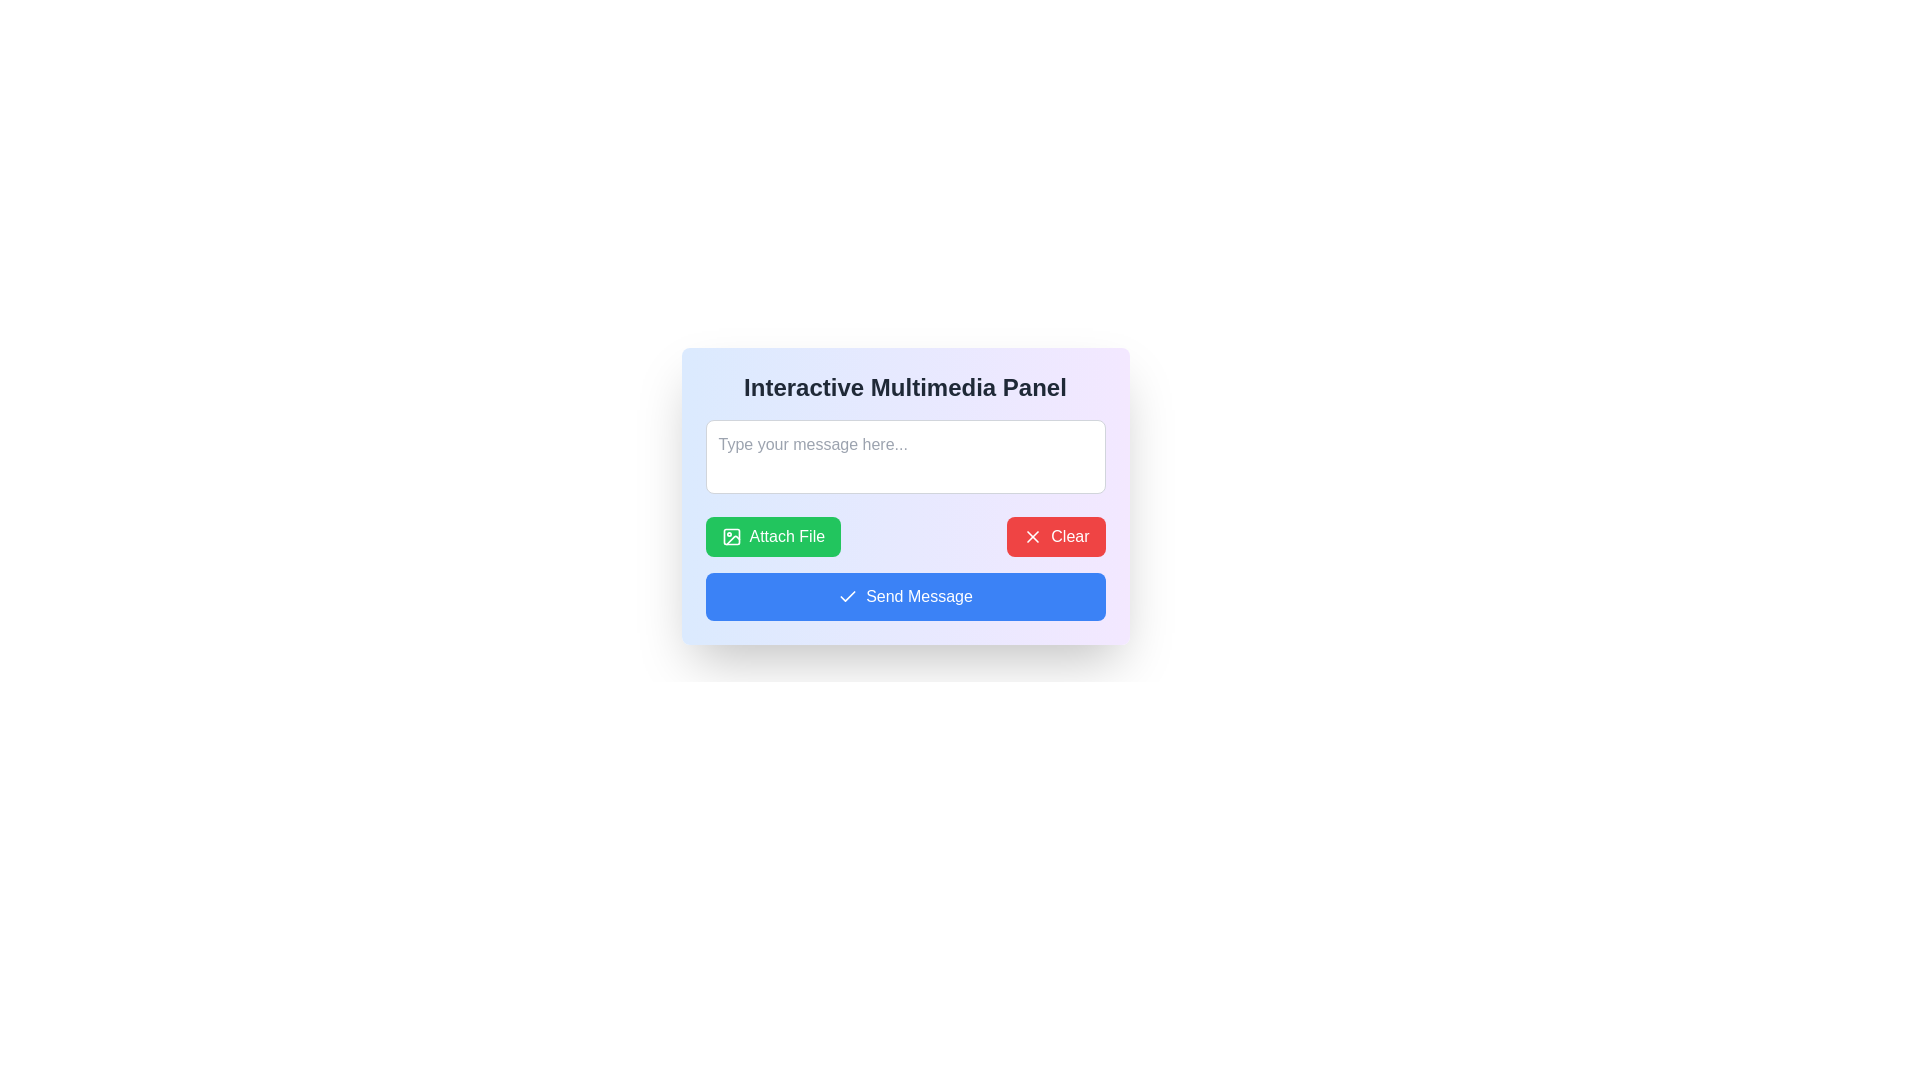 The image size is (1920, 1080). What do you see at coordinates (904, 596) in the screenshot?
I see `the blue rectangular button with rounded corners and a checkmark icon to send the message` at bounding box center [904, 596].